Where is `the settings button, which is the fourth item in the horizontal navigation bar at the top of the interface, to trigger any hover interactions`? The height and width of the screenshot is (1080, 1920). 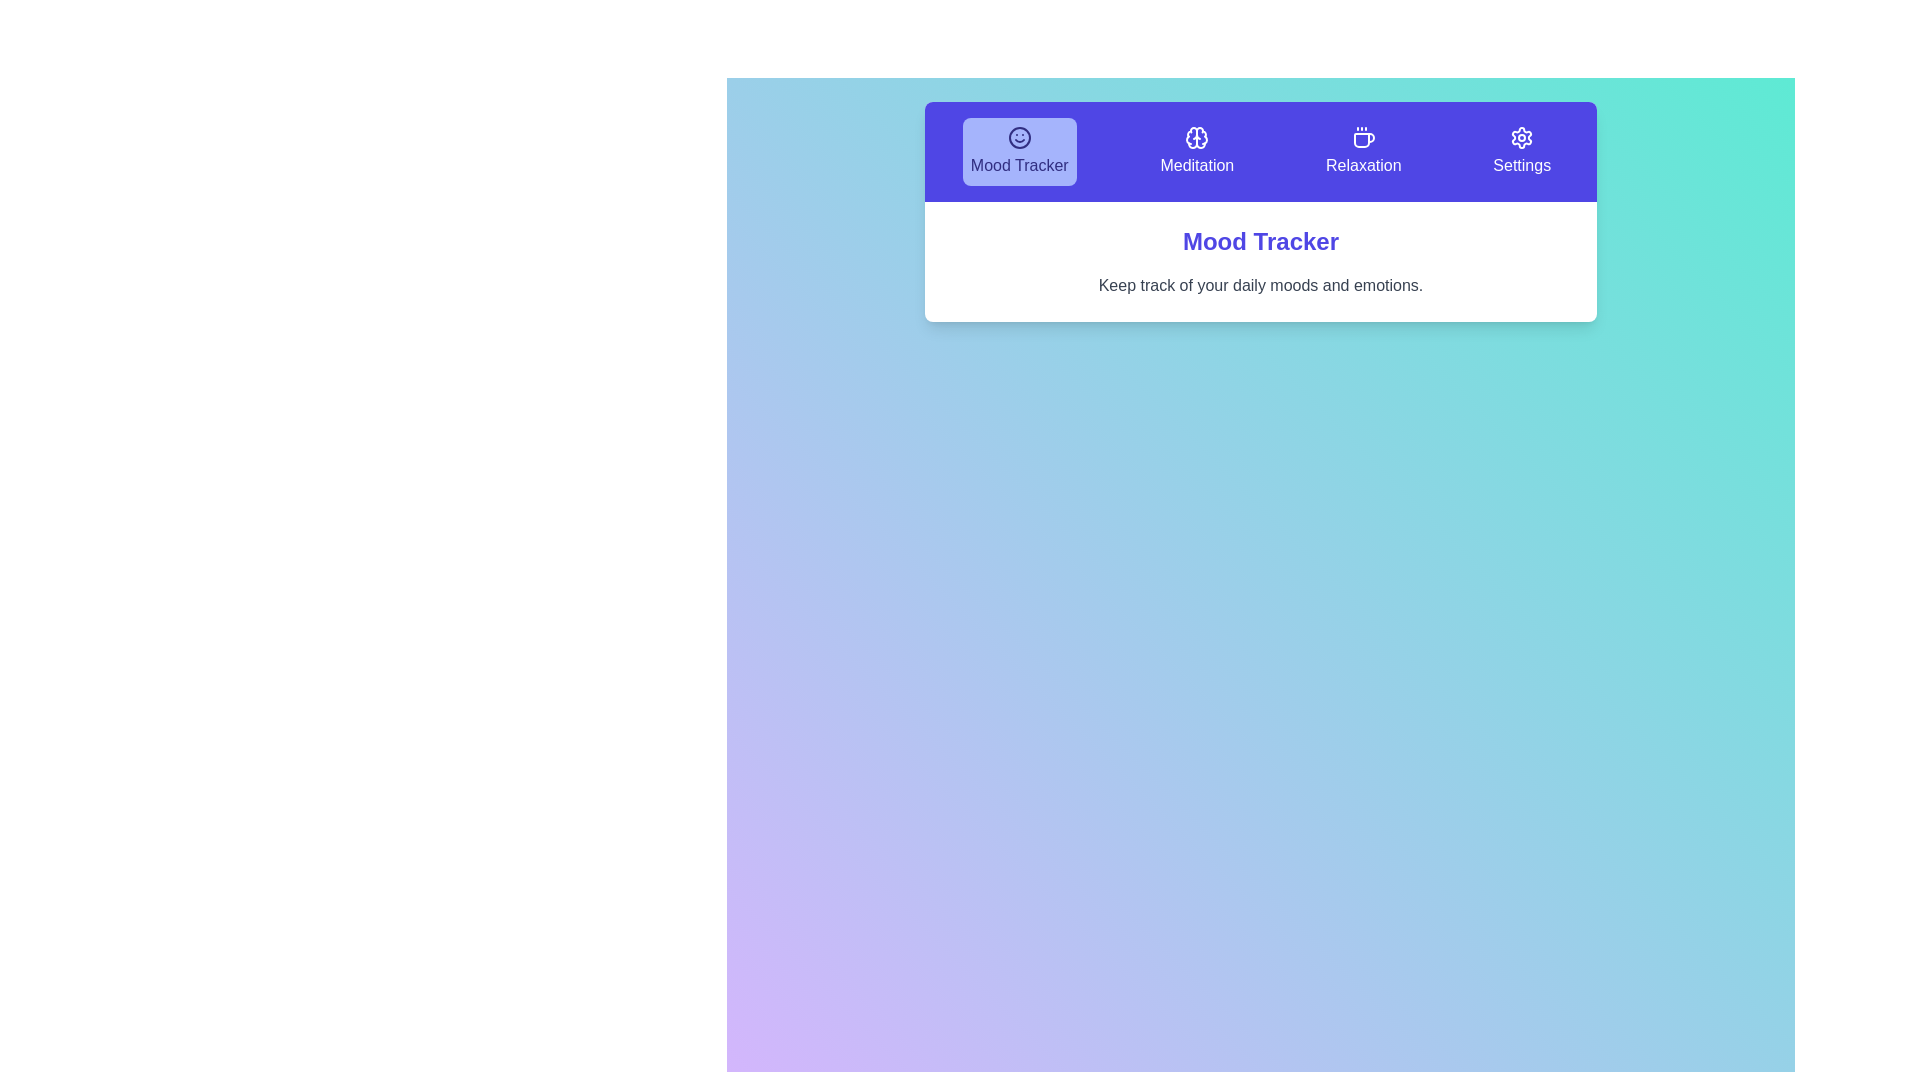
the settings button, which is the fourth item in the horizontal navigation bar at the top of the interface, to trigger any hover interactions is located at coordinates (1521, 150).